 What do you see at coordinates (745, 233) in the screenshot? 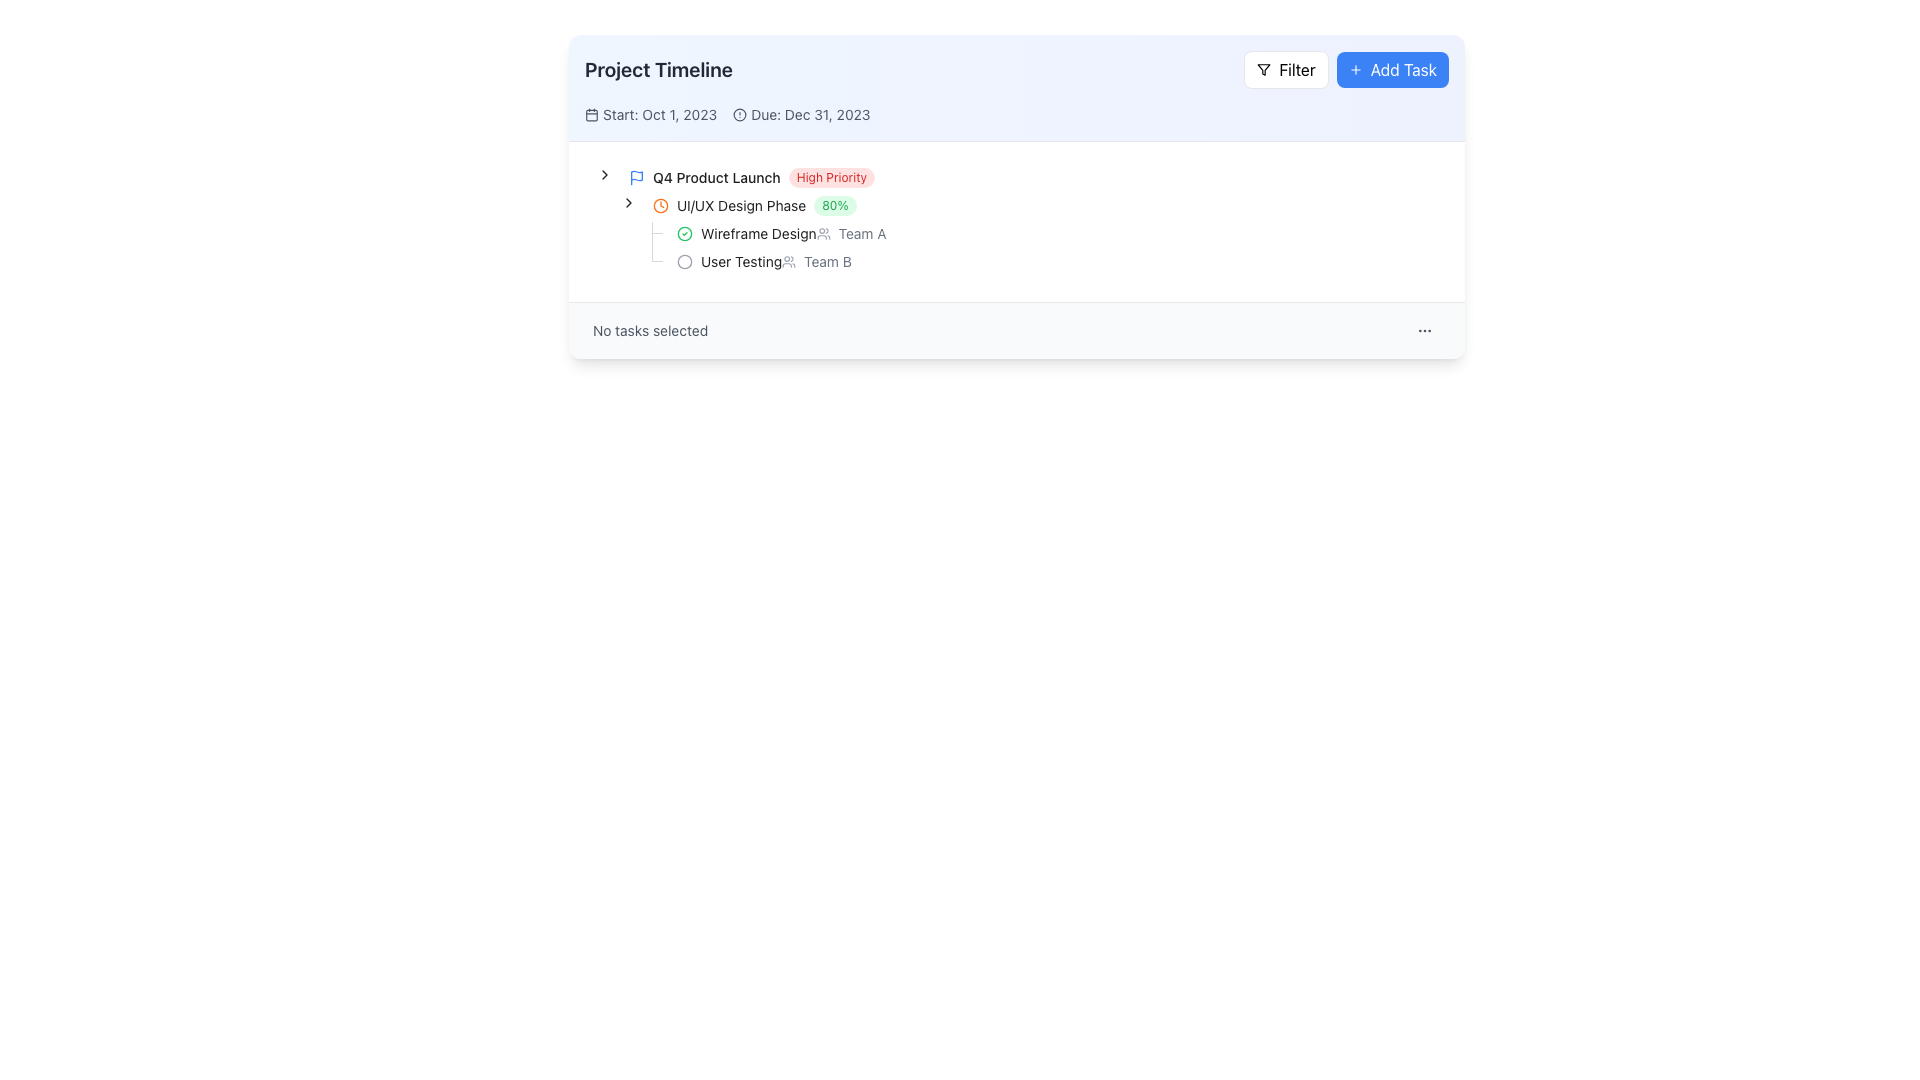
I see `the completed task label with a green checkmark icon, which is the first sub-item under the 'UI/UX Design Phase' heading in the project timeline` at bounding box center [745, 233].